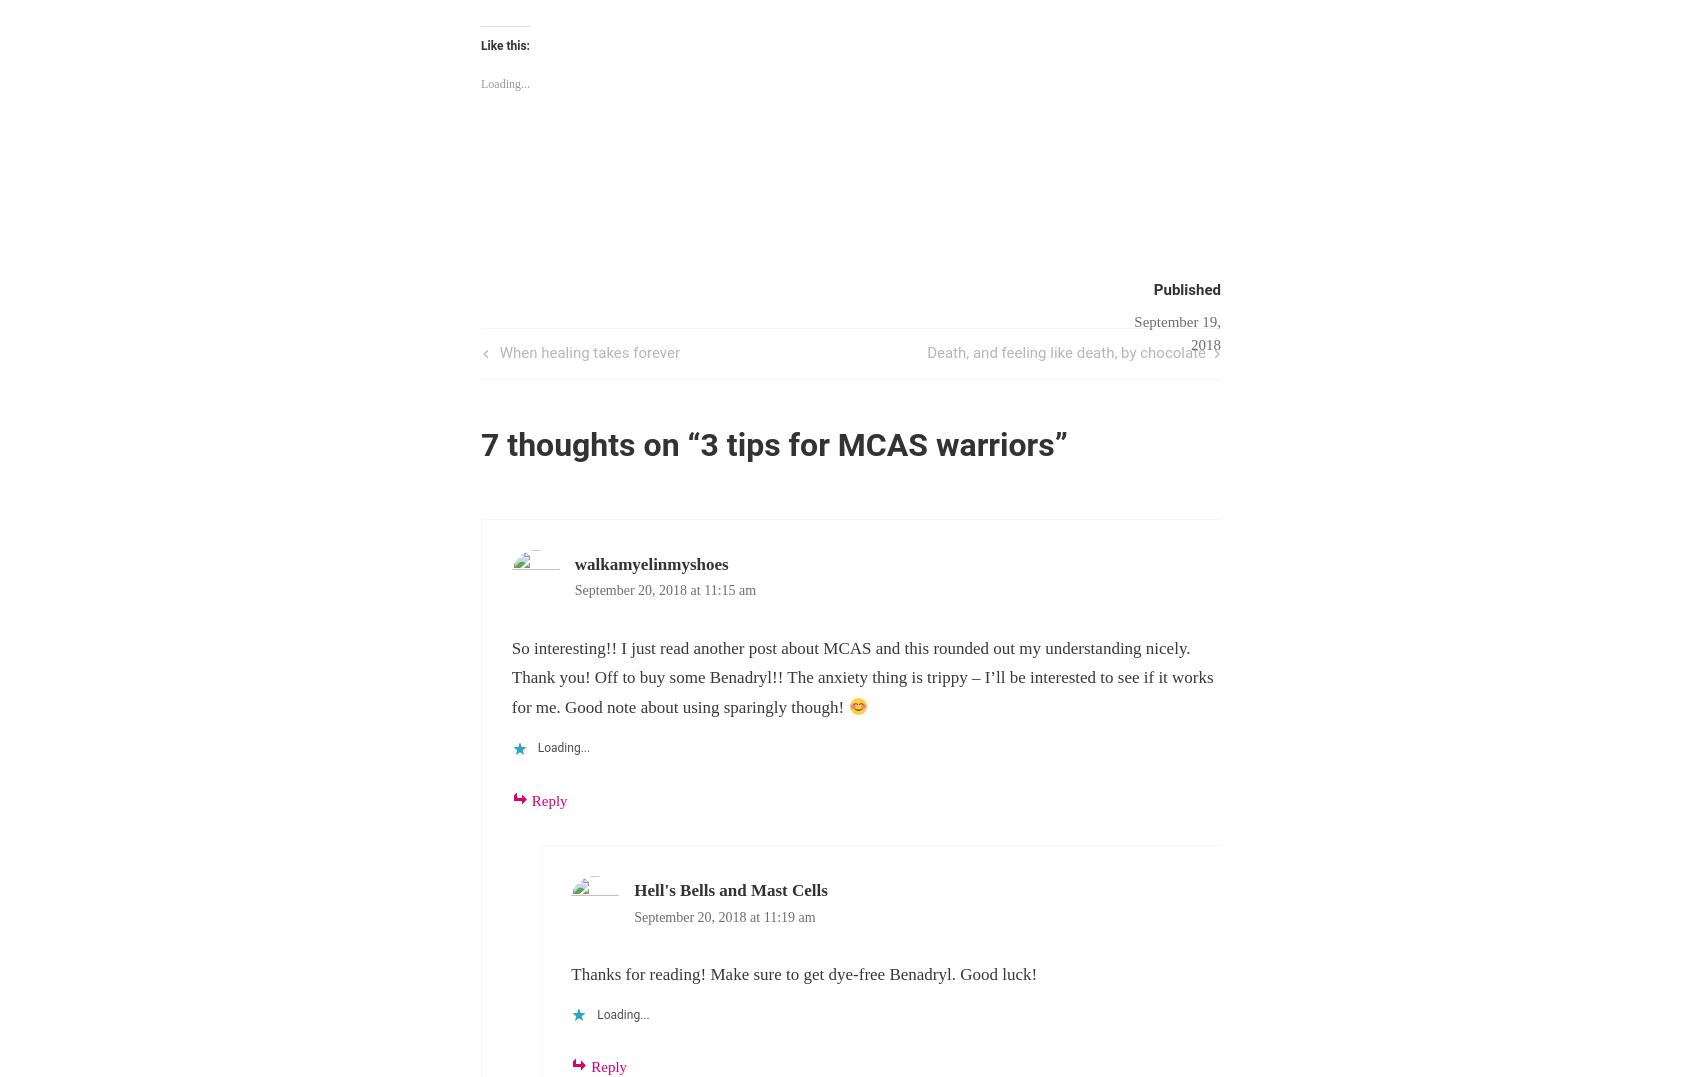  Describe the element at coordinates (723, 915) in the screenshot. I see `'September 20, 2018 at 11:19 am'` at that location.